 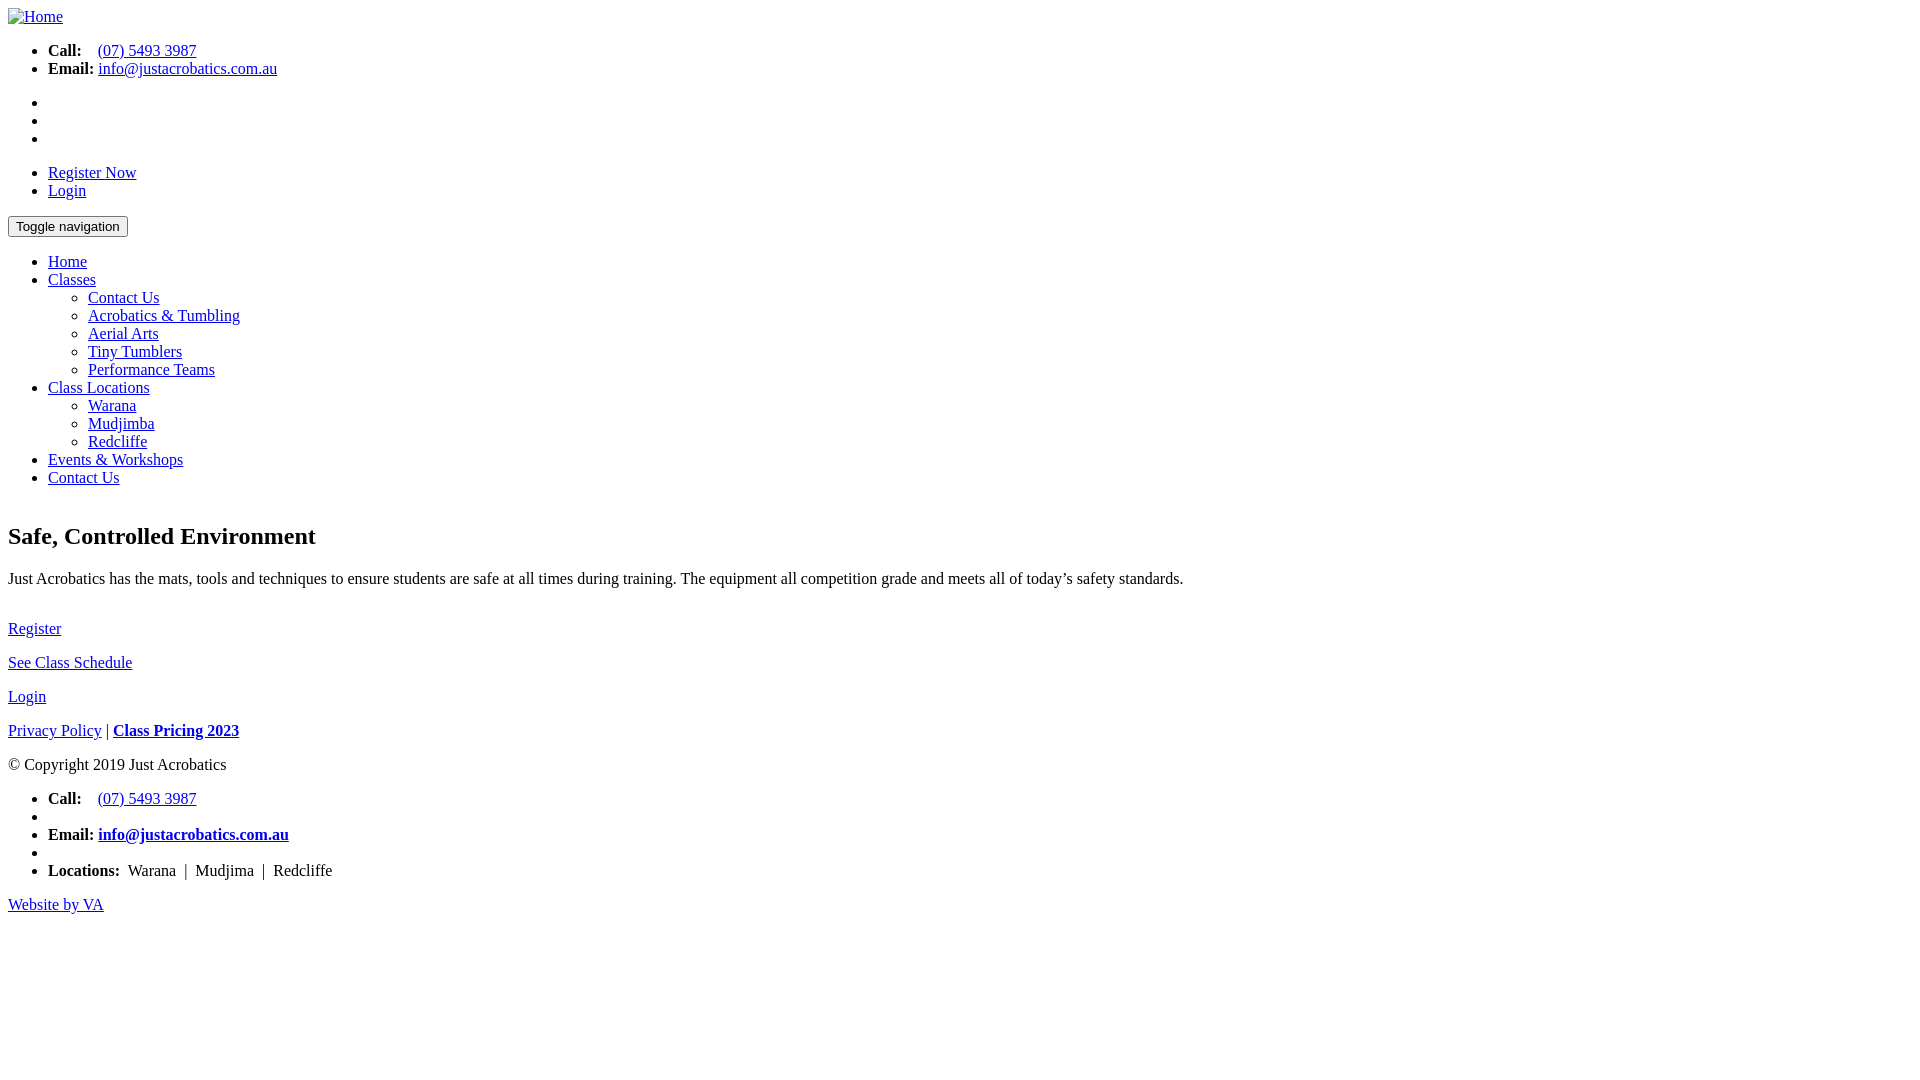 I want to click on 'Class Pricing 2023', so click(x=176, y=730).